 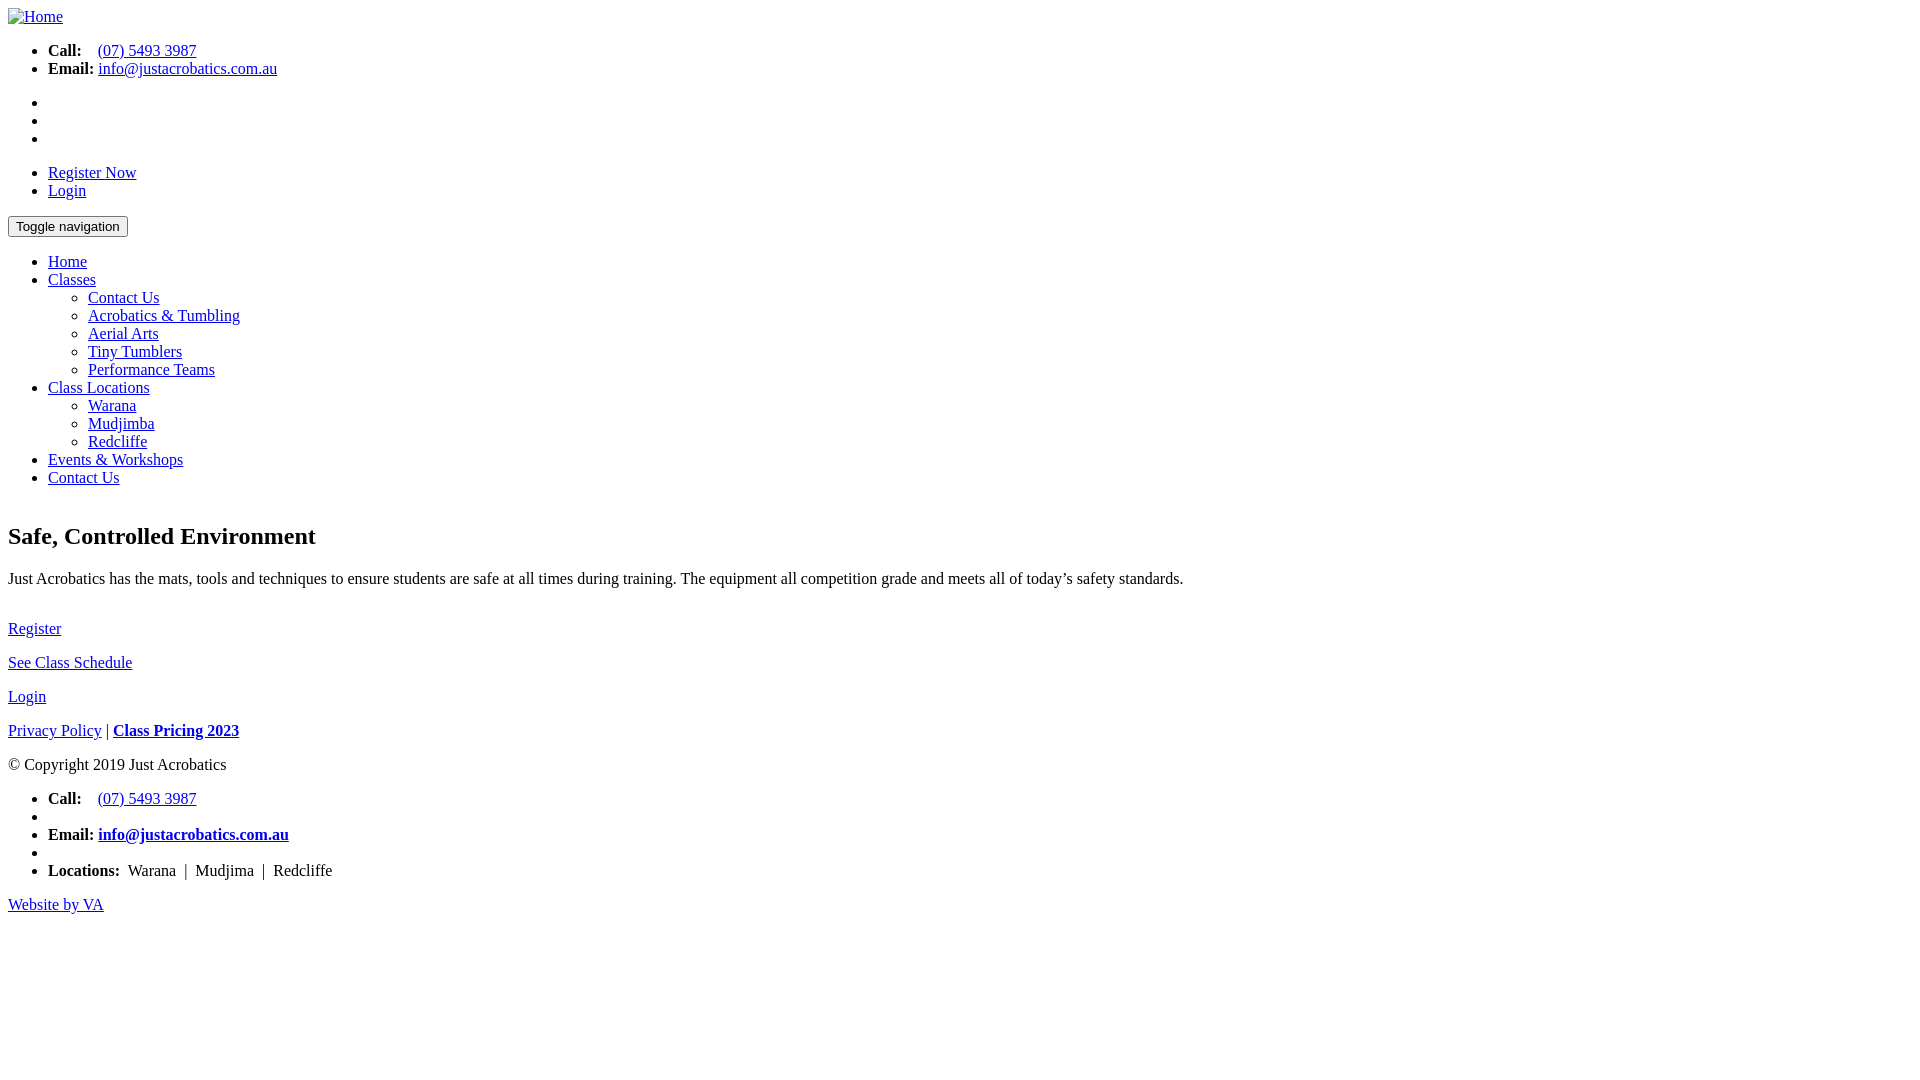 I want to click on 'Class Pricing 2023', so click(x=176, y=730).